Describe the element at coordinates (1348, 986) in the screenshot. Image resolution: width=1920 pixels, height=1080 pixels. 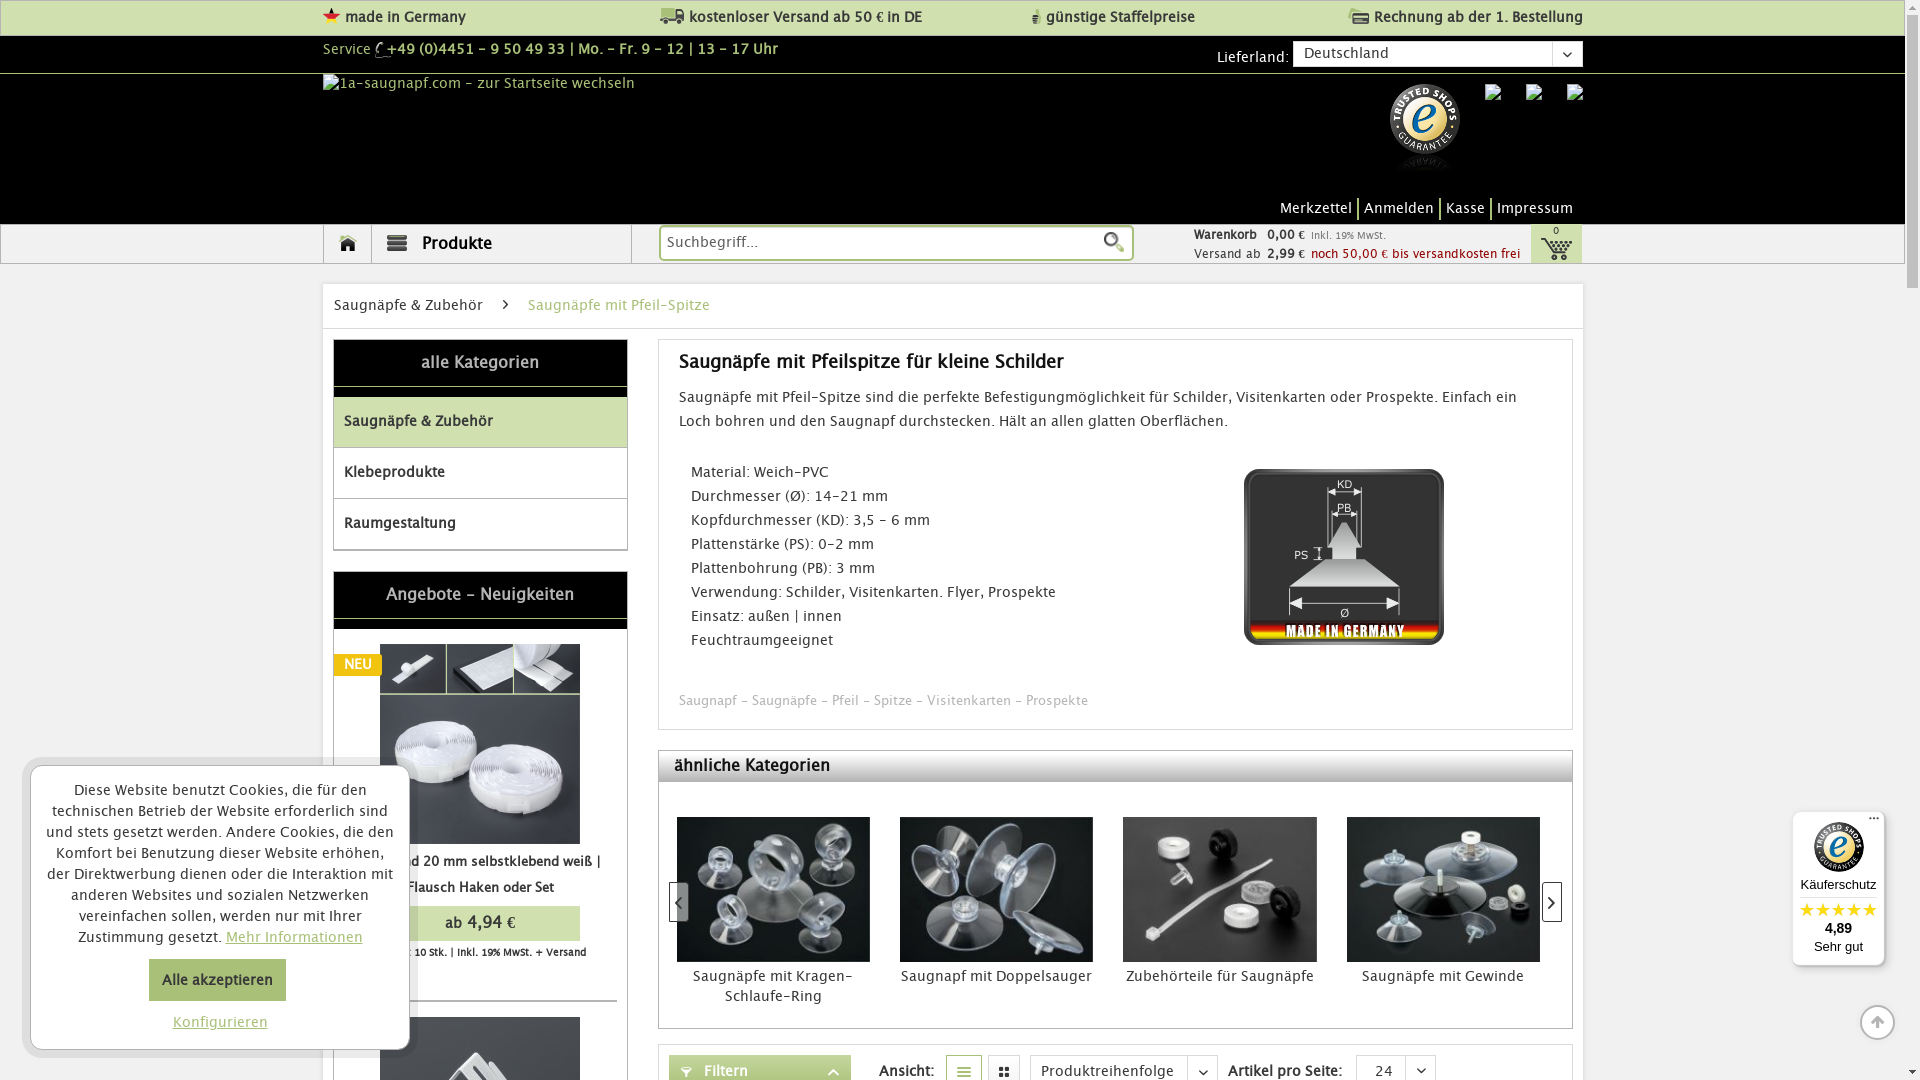
I see `'Saugnapf mit Doppelsauger'` at that location.